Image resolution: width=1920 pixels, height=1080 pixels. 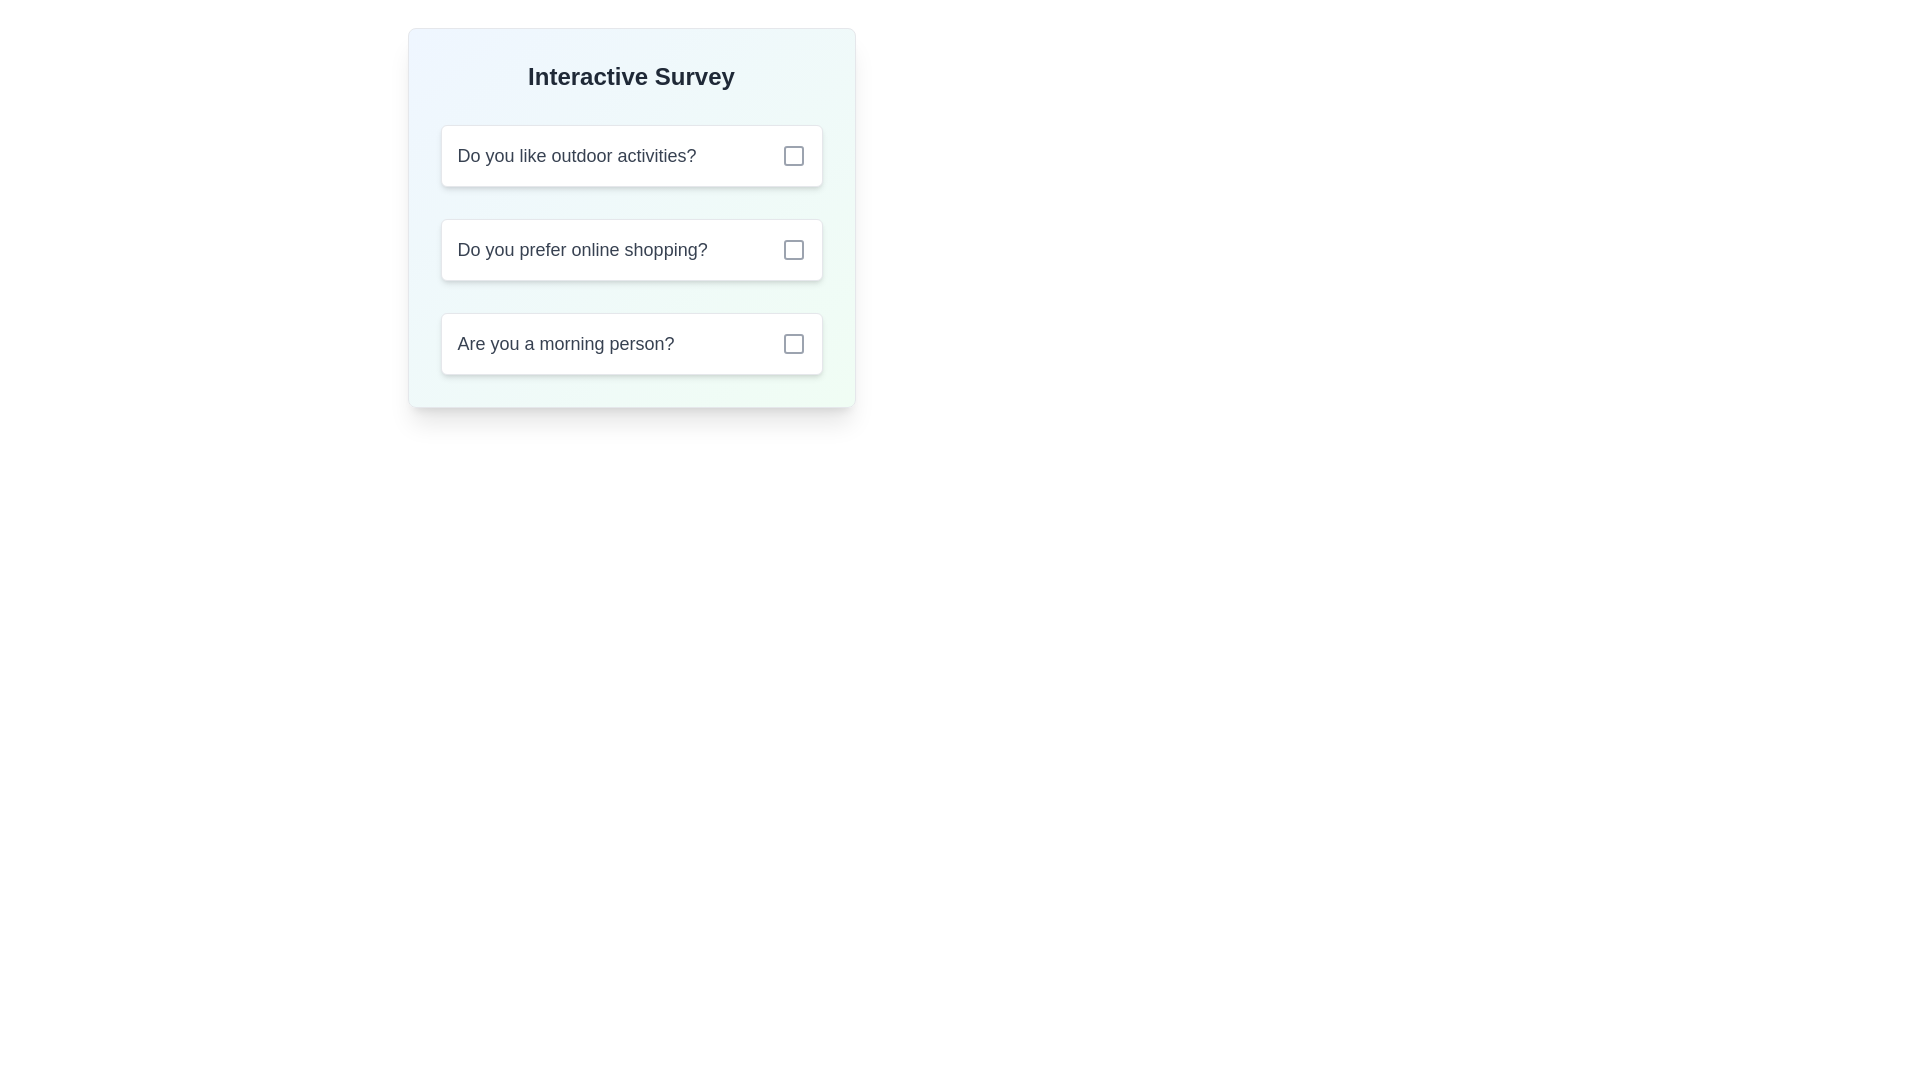 What do you see at coordinates (581, 249) in the screenshot?
I see `text element that says 'Do you prefer online shopping?' which is the second option in a survey list` at bounding box center [581, 249].